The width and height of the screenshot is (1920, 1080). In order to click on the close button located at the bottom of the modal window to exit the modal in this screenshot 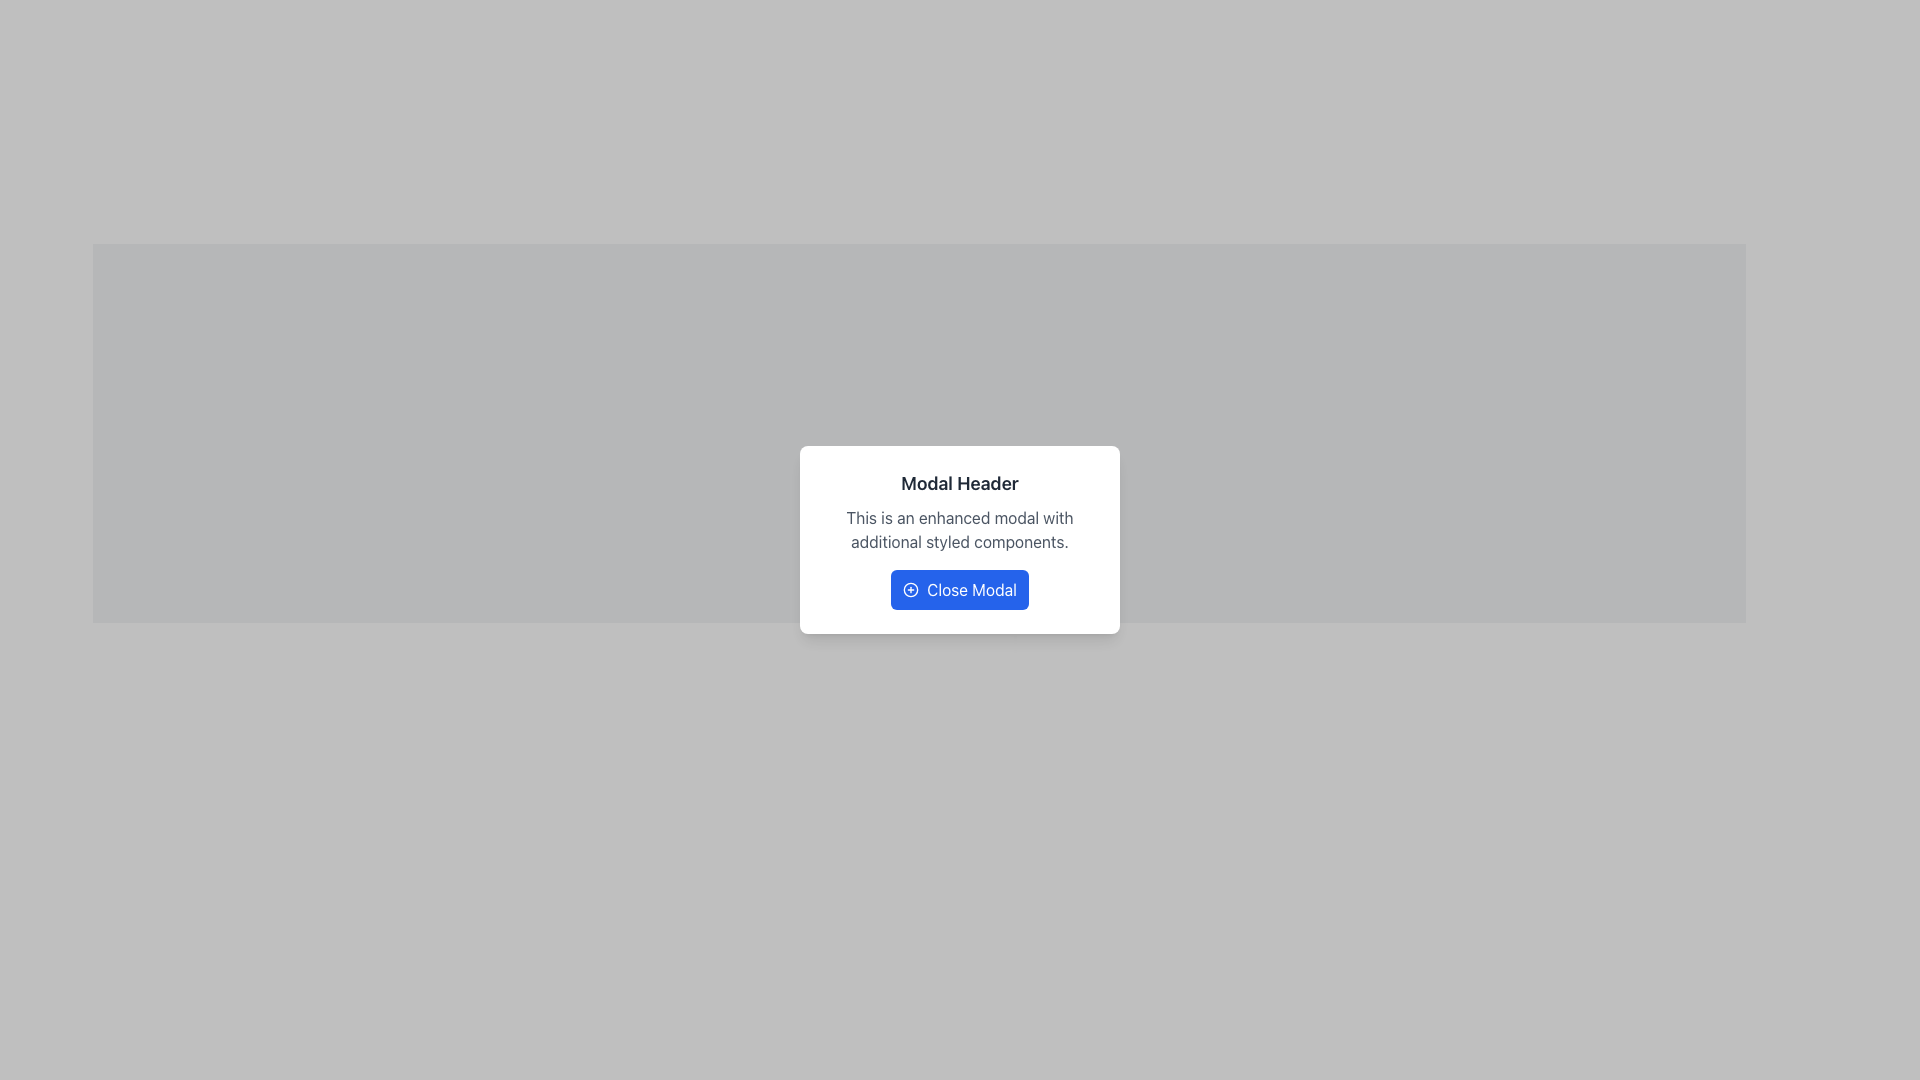, I will do `click(960, 589)`.